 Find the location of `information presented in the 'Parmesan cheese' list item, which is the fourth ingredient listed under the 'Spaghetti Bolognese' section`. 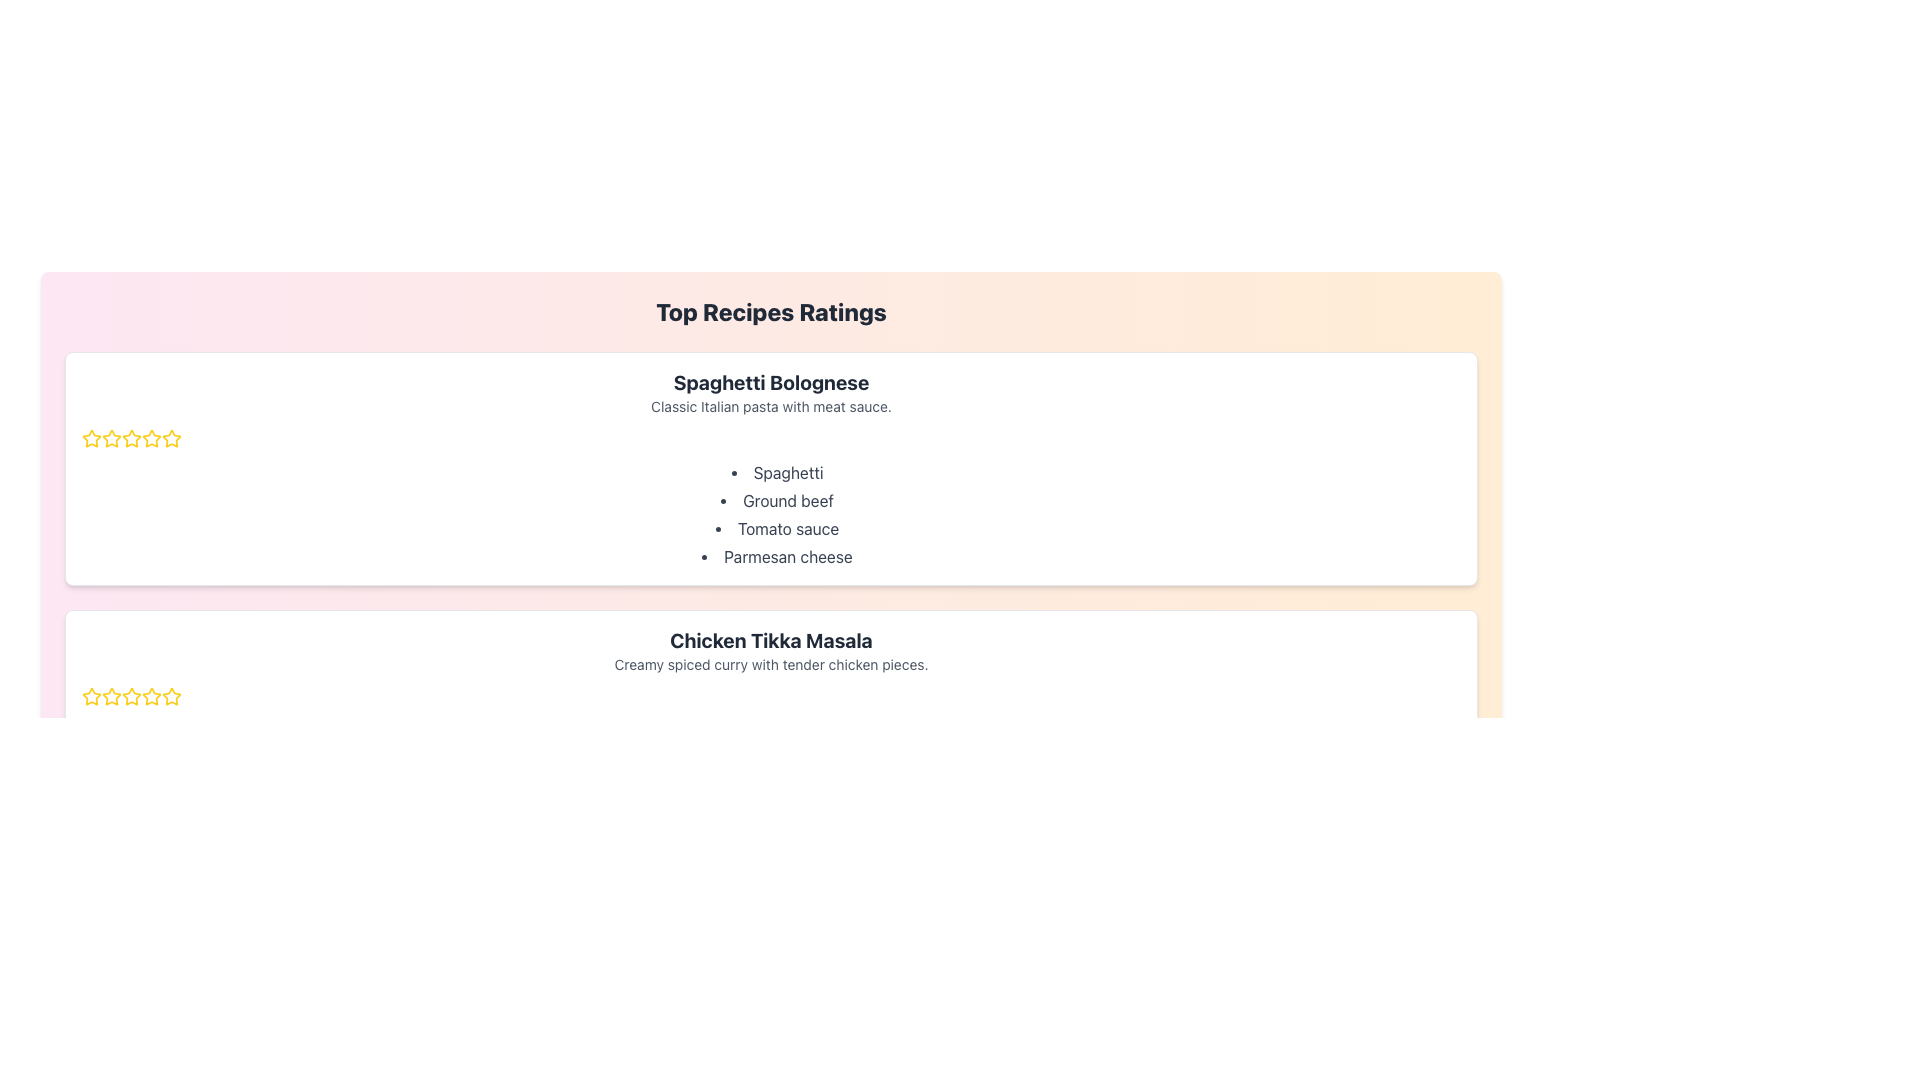

information presented in the 'Parmesan cheese' list item, which is the fourth ingredient listed under the 'Spaghetti Bolognese' section is located at coordinates (776, 556).